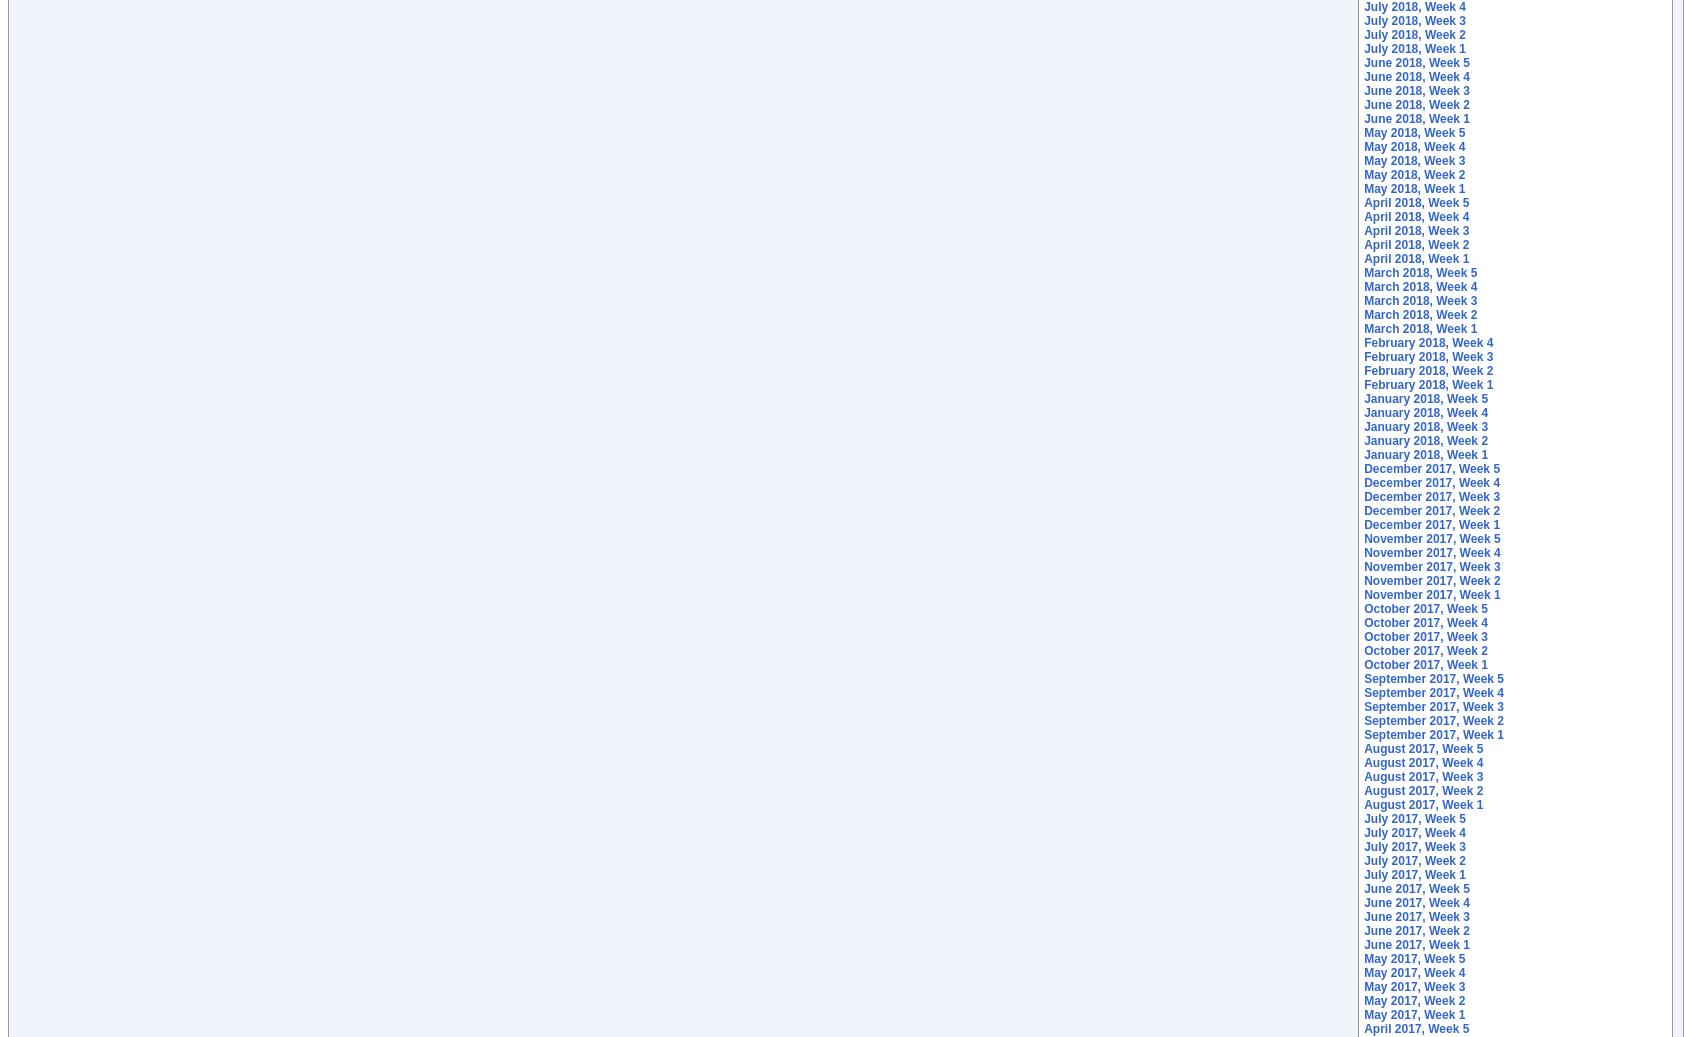  Describe the element at coordinates (1416, 917) in the screenshot. I see `'June 2017, Week 3'` at that location.